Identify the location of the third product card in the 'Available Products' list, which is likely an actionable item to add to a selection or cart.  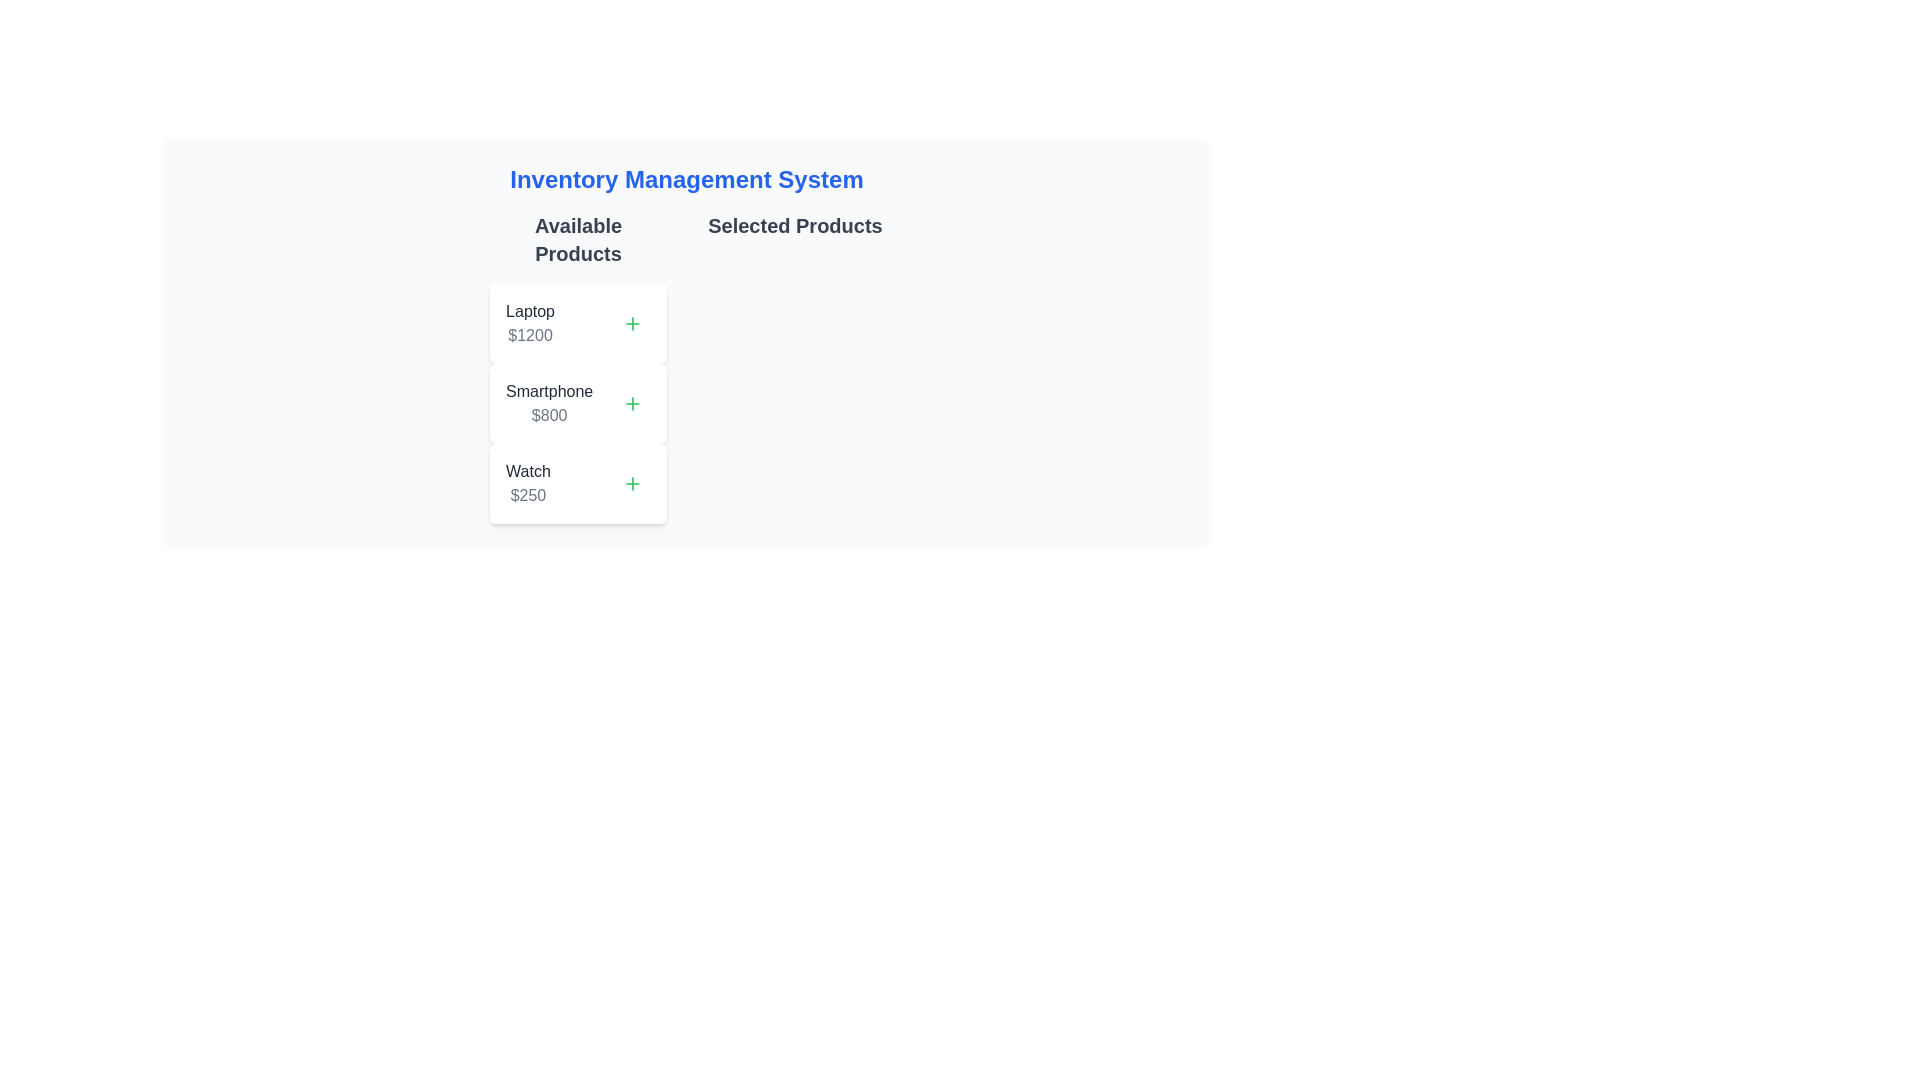
(577, 483).